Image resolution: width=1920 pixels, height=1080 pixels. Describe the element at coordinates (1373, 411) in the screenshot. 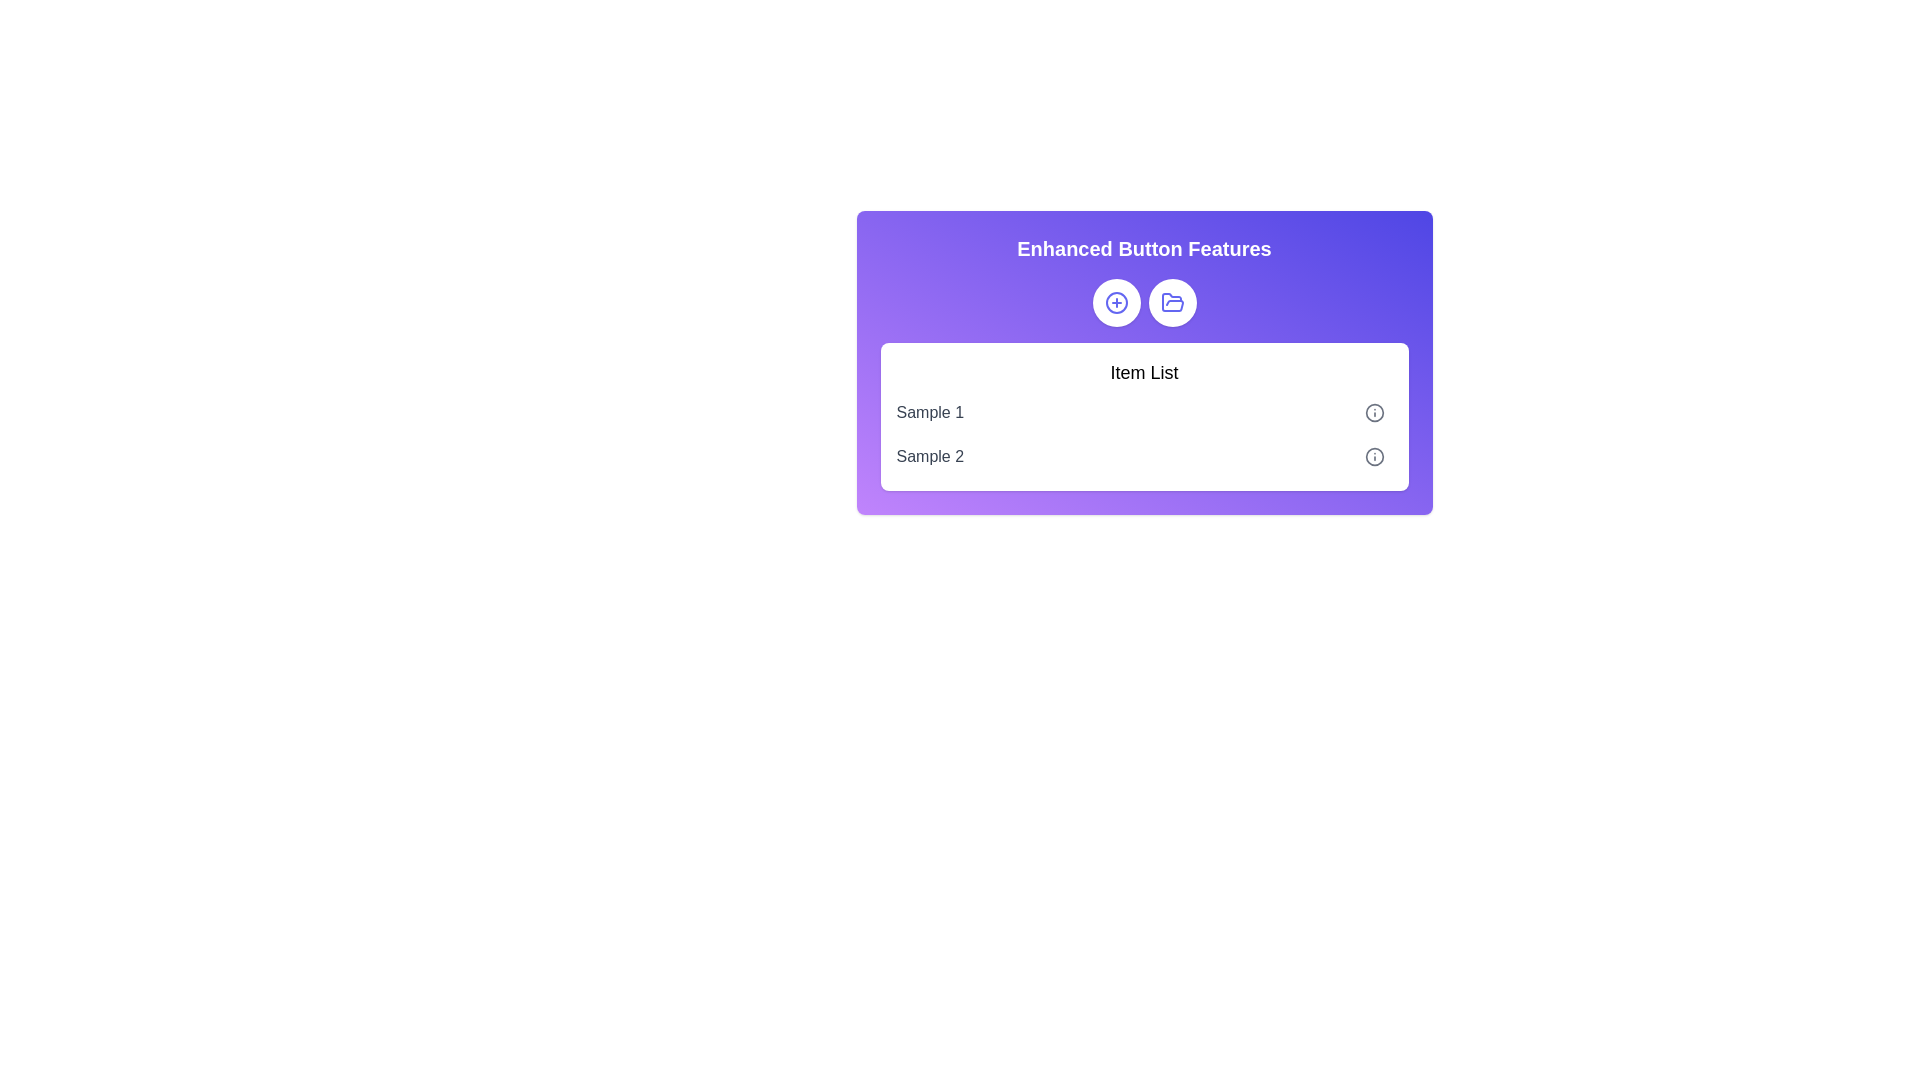

I see `the circular button with an information icon located to the right of the 'Sample 1' row` at that location.